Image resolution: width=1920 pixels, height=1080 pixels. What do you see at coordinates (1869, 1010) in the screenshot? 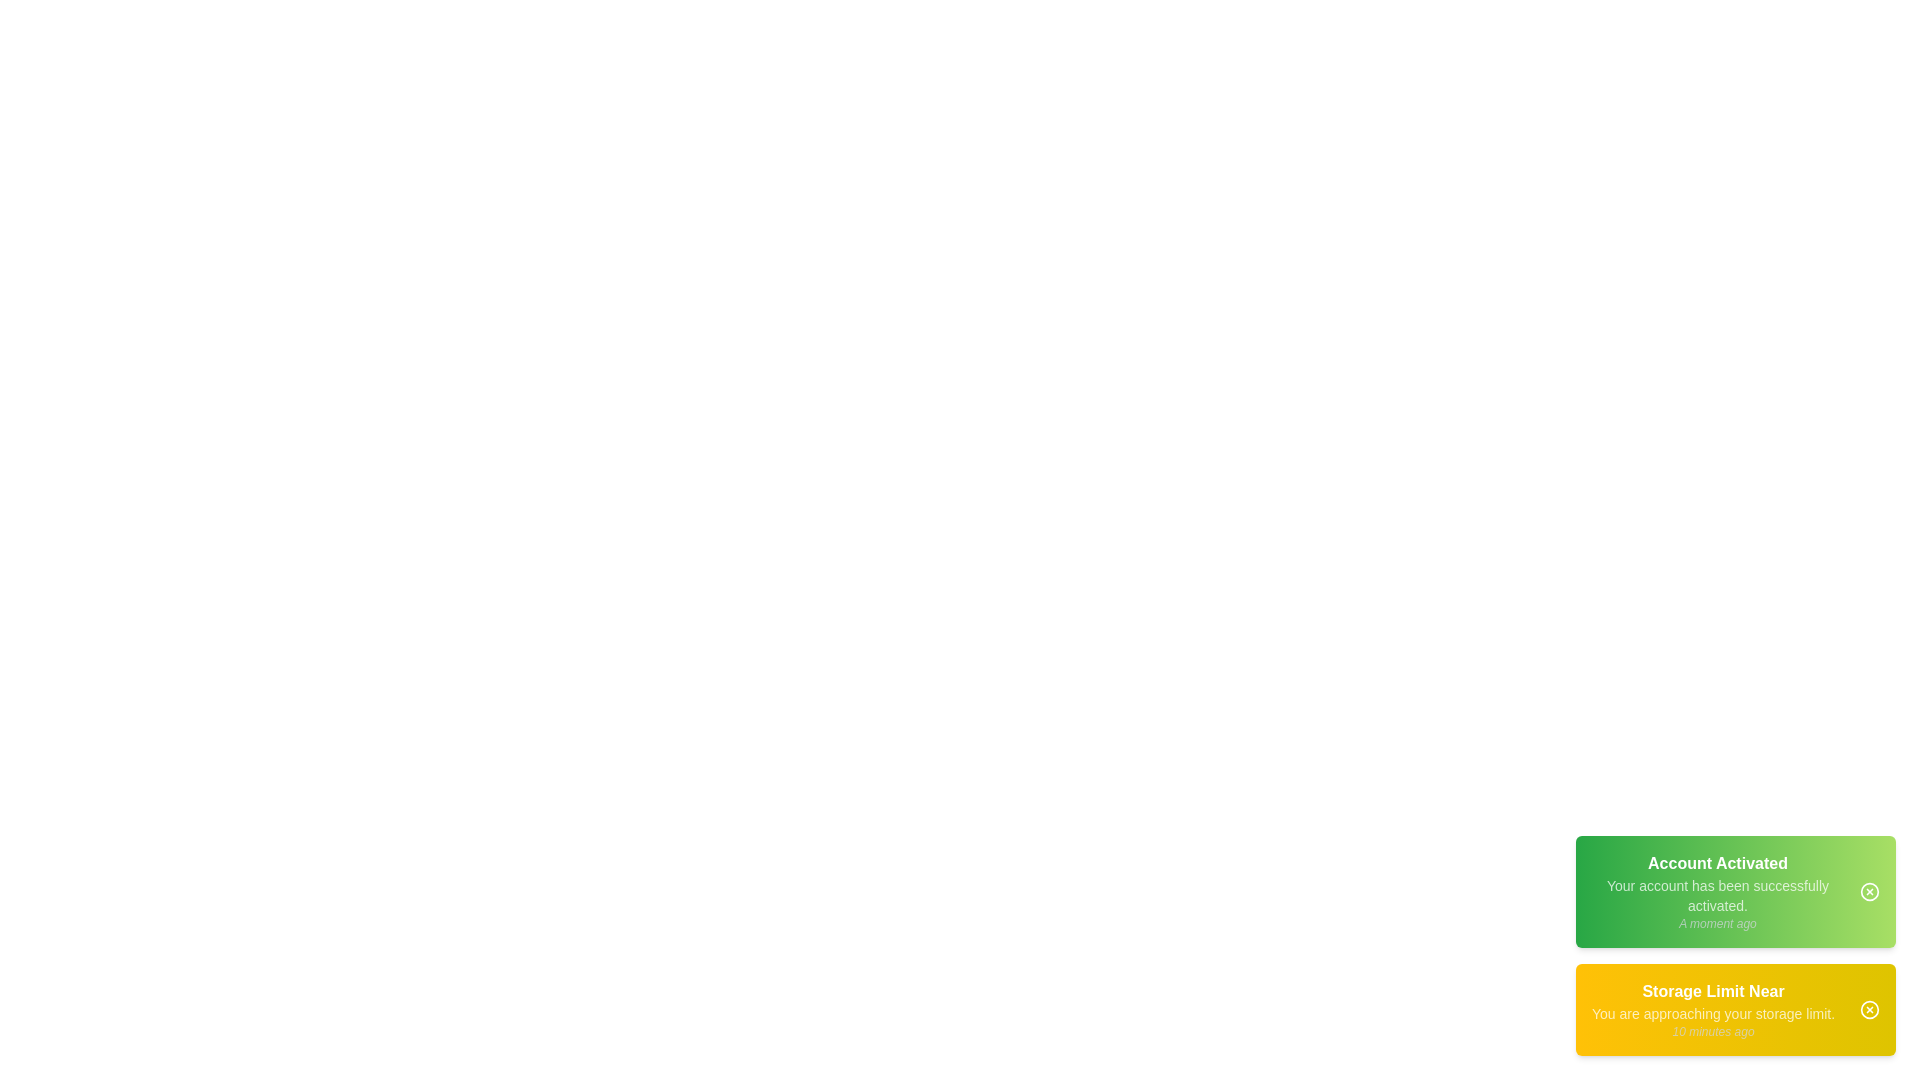
I see `the close button of the notification corresponding to Storage Limit Near` at bounding box center [1869, 1010].